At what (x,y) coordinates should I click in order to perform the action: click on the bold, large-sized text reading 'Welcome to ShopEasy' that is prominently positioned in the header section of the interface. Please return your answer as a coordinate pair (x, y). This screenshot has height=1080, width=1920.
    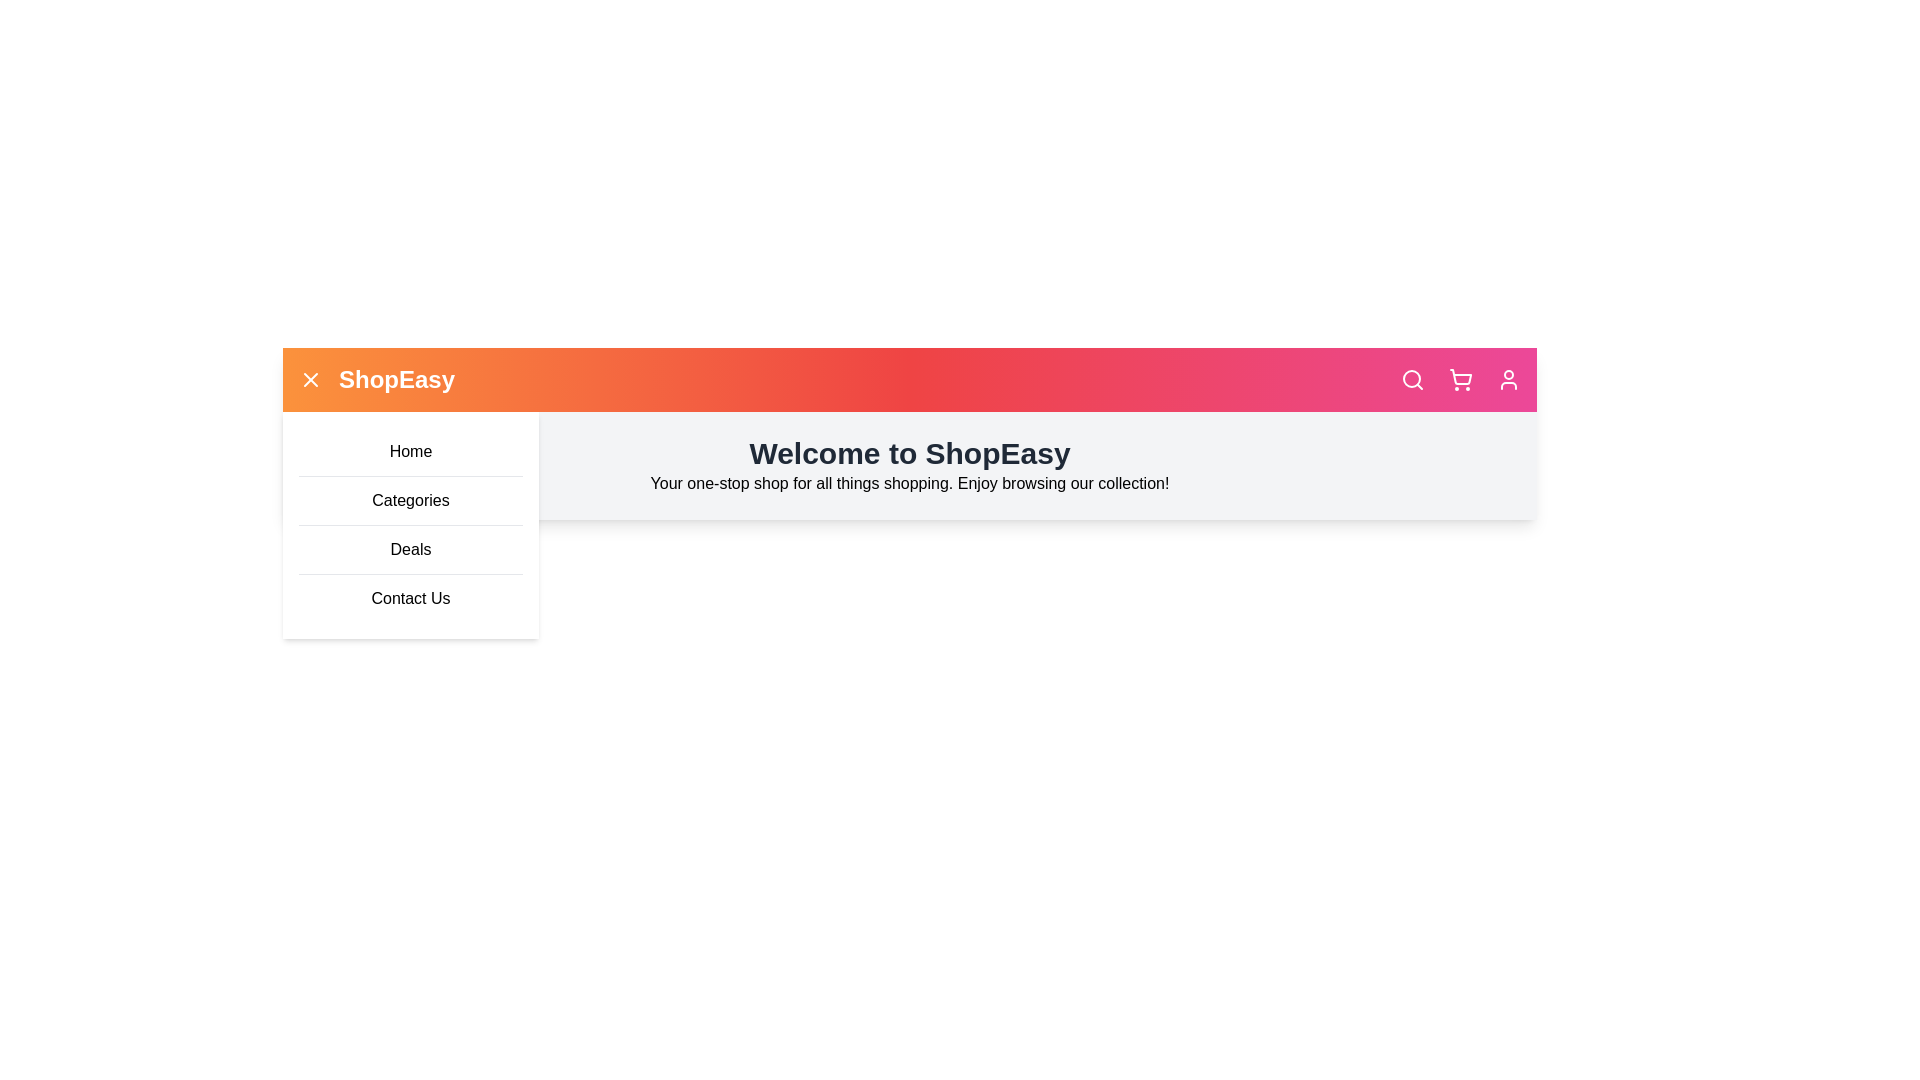
    Looking at the image, I should click on (909, 454).